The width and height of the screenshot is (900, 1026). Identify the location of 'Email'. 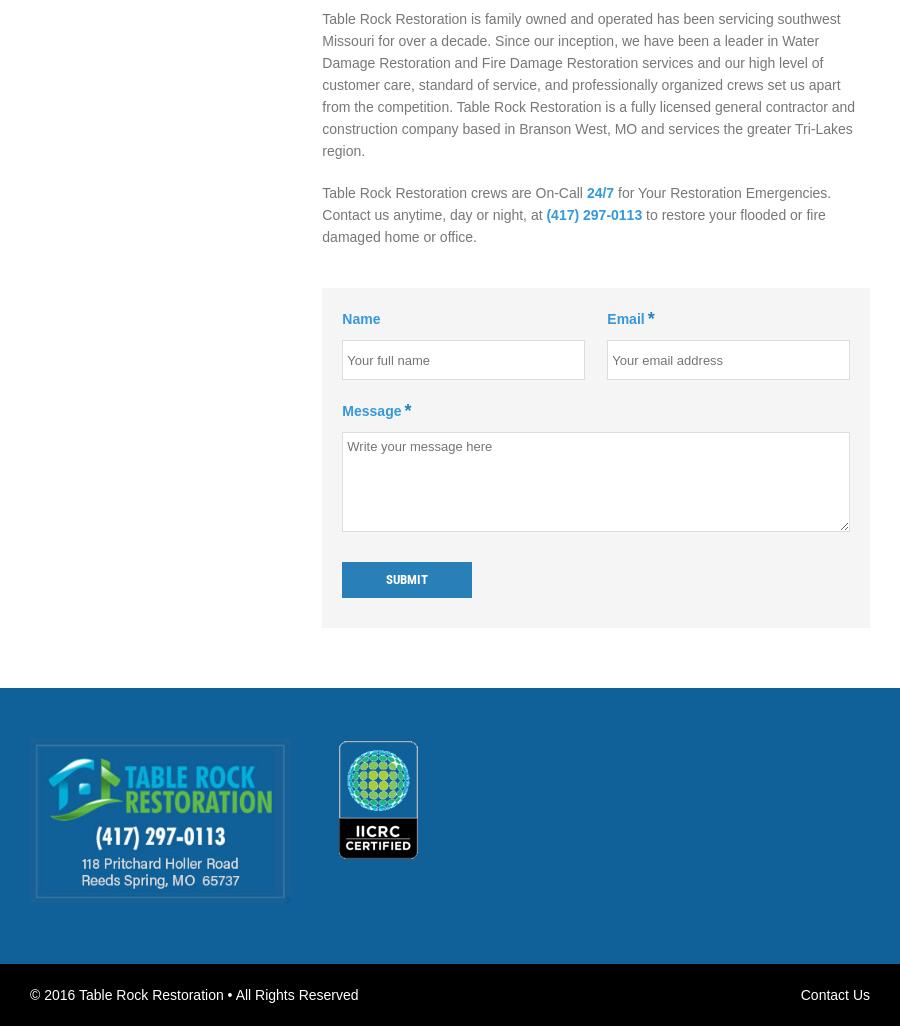
(625, 318).